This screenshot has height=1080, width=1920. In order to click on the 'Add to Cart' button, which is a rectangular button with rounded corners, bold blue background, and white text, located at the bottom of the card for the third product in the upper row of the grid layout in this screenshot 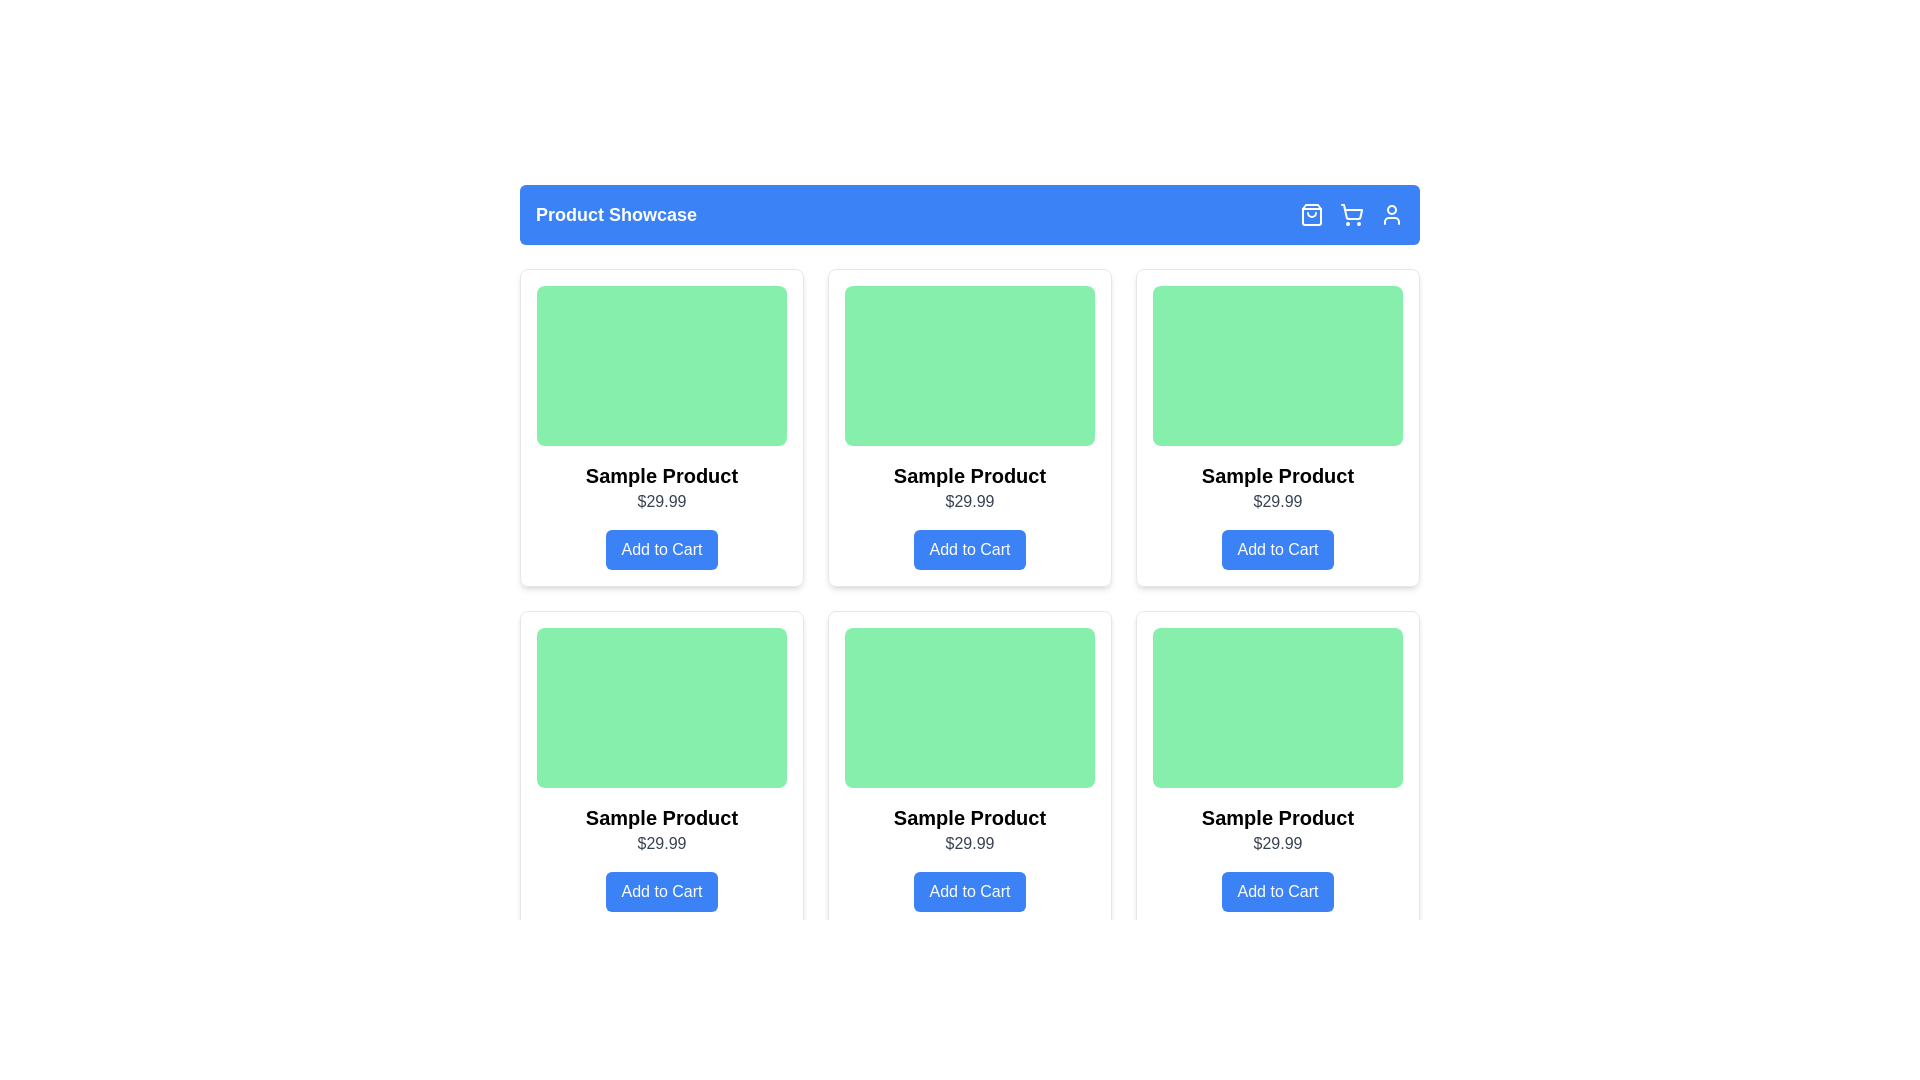, I will do `click(1276, 550)`.